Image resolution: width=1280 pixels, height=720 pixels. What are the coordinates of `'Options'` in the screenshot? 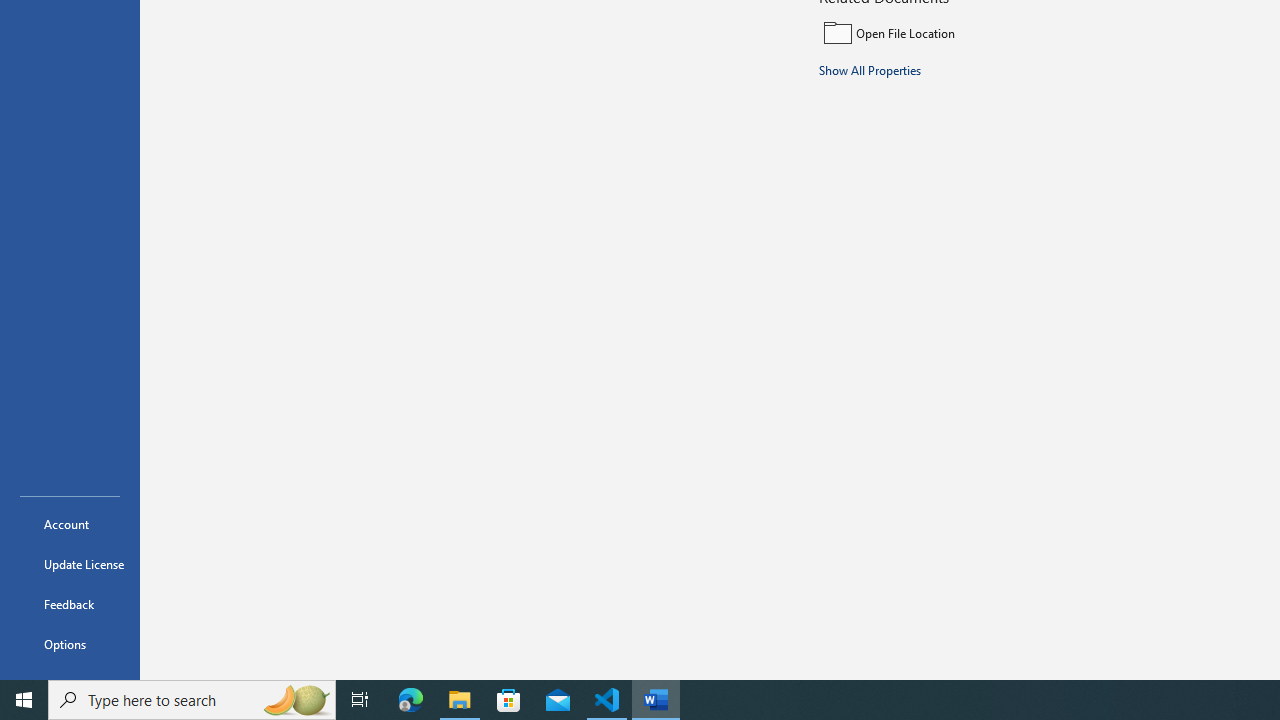 It's located at (69, 644).